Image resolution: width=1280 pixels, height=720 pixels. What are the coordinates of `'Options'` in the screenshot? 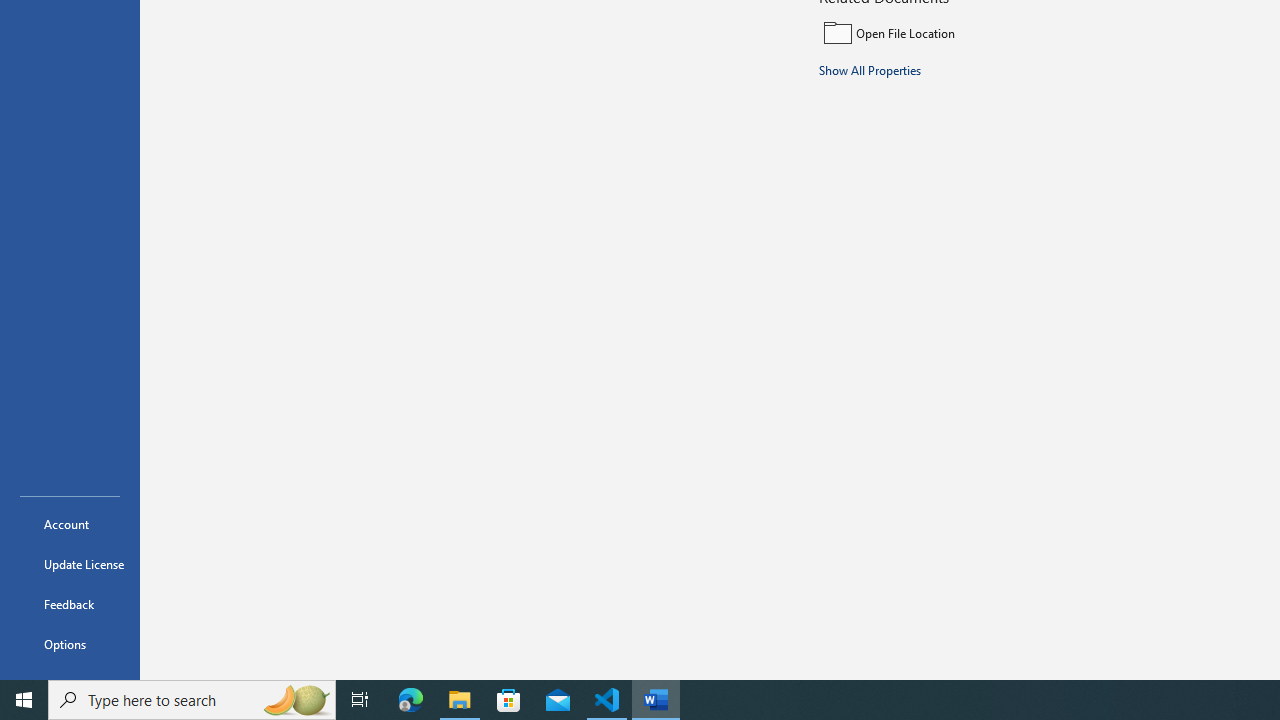 It's located at (69, 644).